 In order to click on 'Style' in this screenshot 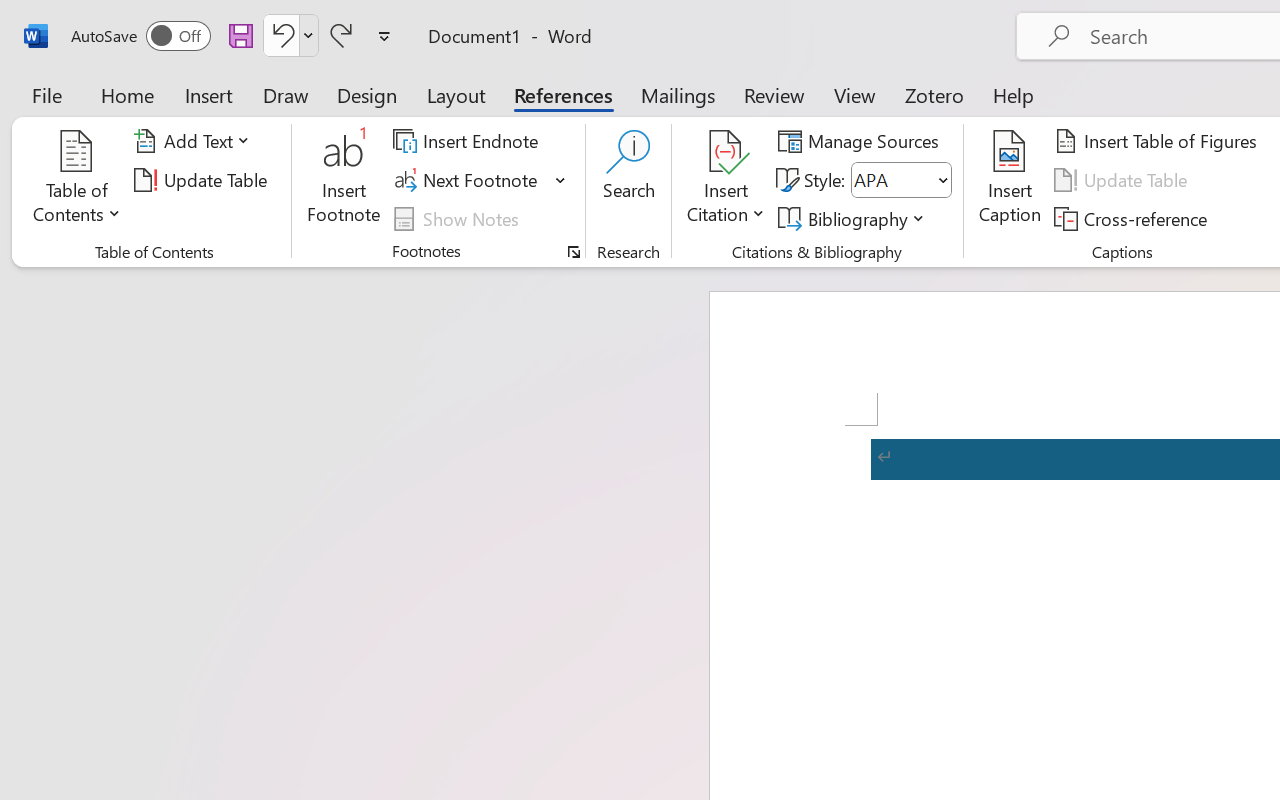, I will do `click(900, 179)`.